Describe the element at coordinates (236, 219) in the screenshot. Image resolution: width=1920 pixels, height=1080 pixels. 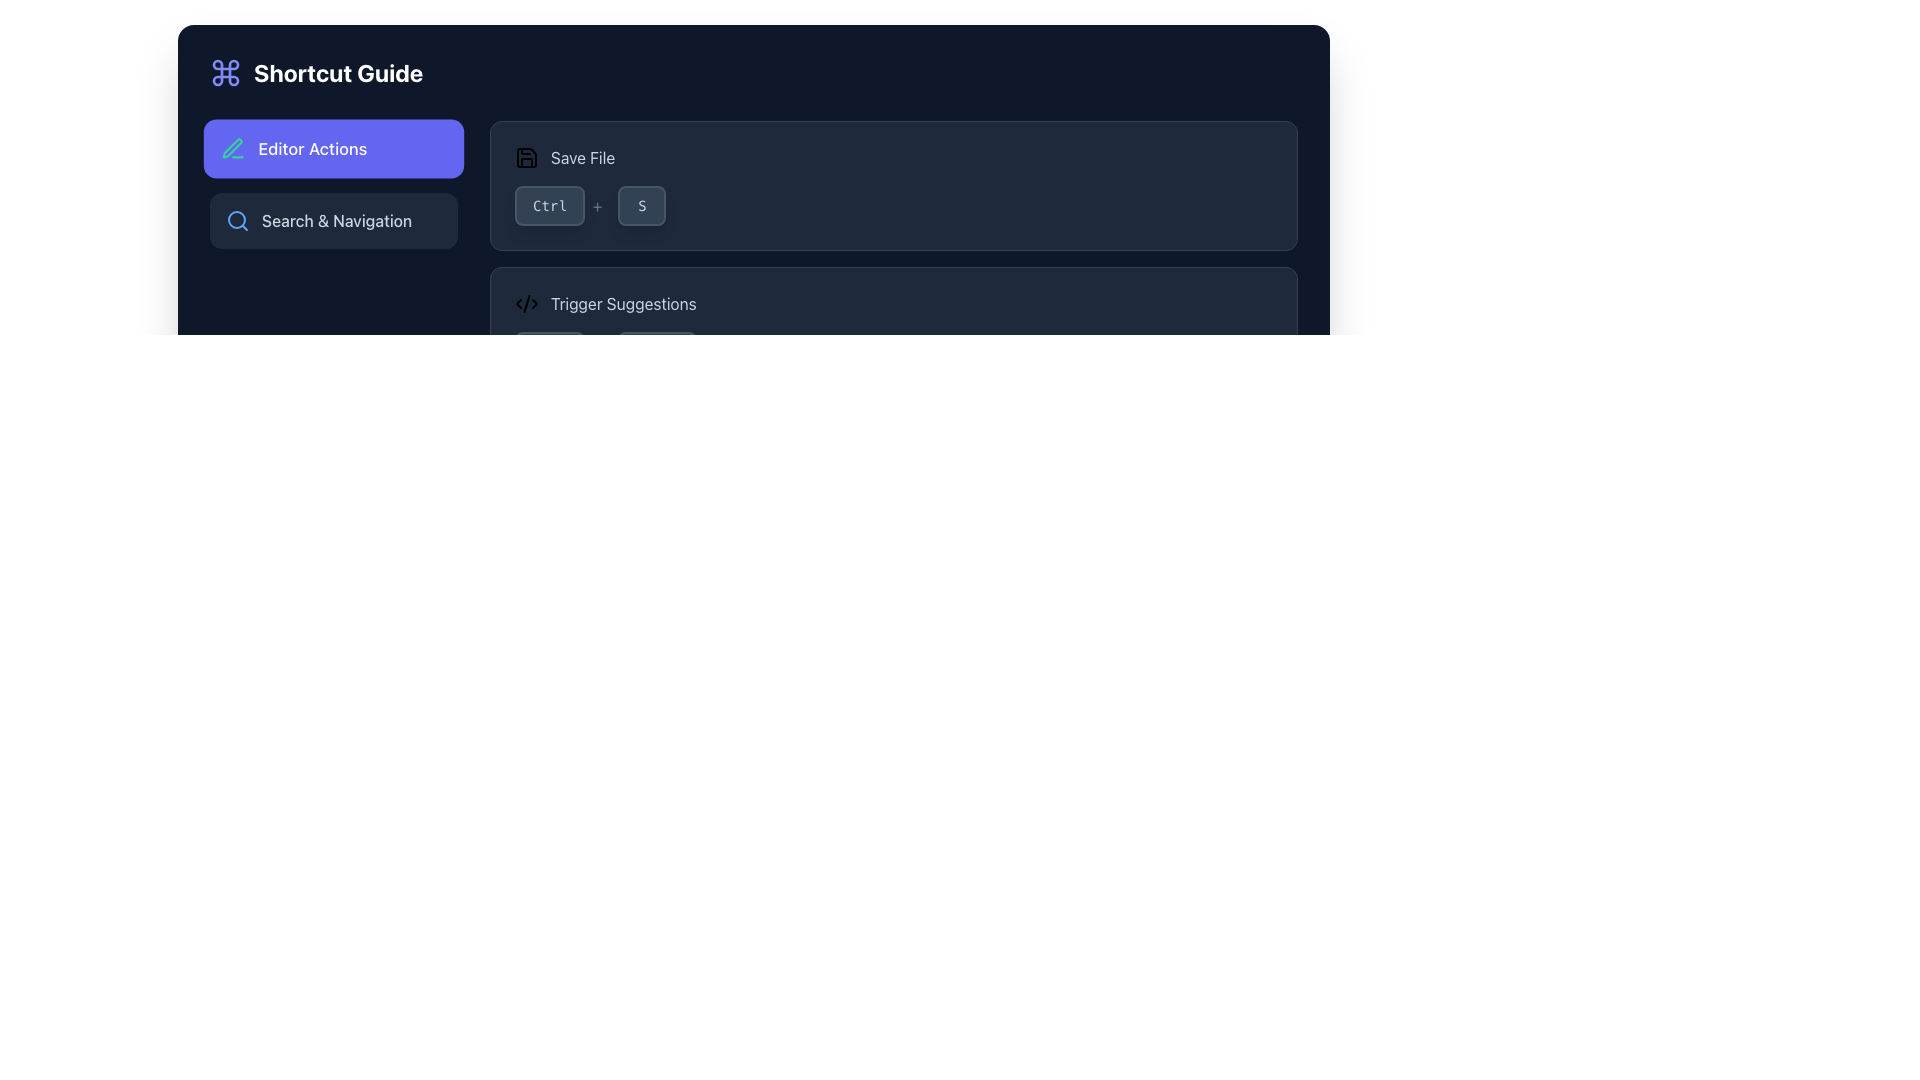
I see `the blue circular element that forms the lens of the magnifying glass icon located to the left of 'Search & Navigation' in the sidebar` at that location.